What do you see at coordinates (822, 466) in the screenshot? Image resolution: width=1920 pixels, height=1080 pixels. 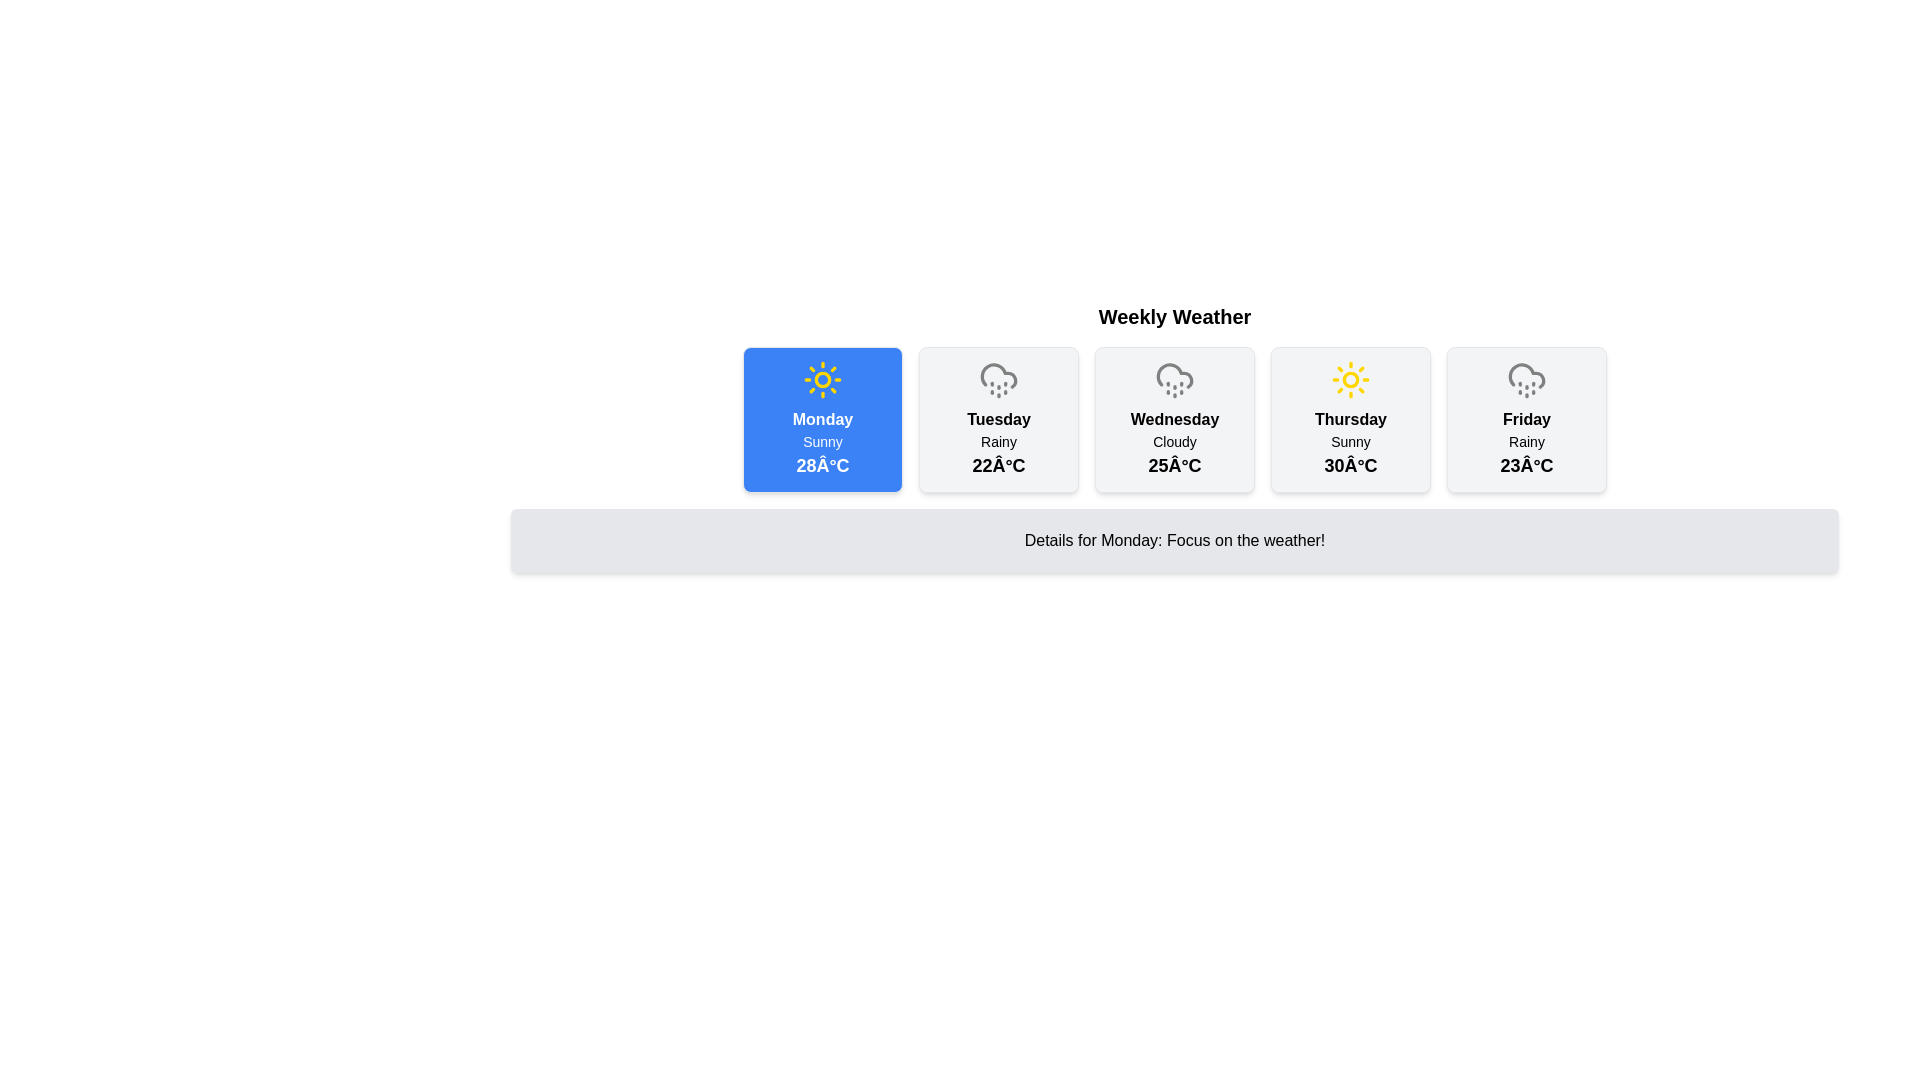 I see `maximum temperature for 'Monday' displayed in degrees Celsius located in the footer section of the first weather card beneath the 'Sunny' text and its corresponding icon` at bounding box center [822, 466].